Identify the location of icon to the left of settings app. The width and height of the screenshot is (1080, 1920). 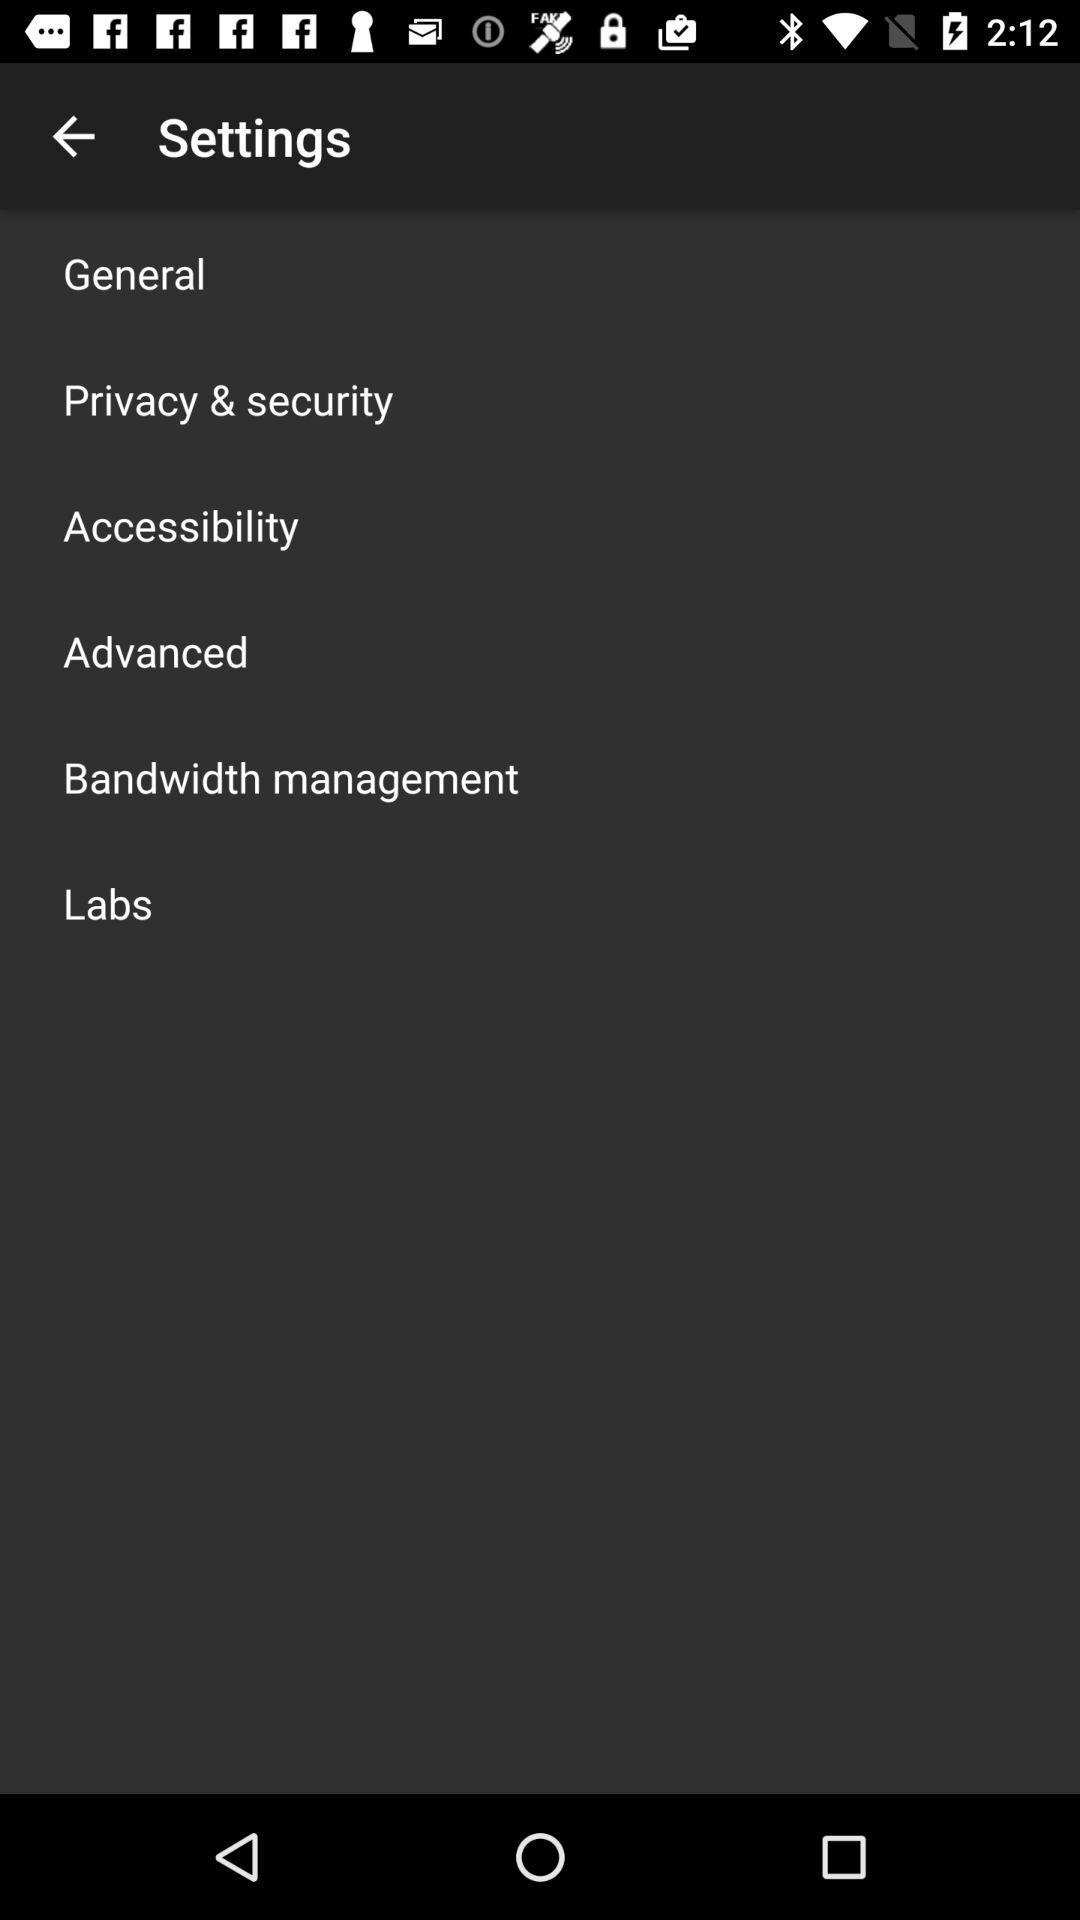
(72, 135).